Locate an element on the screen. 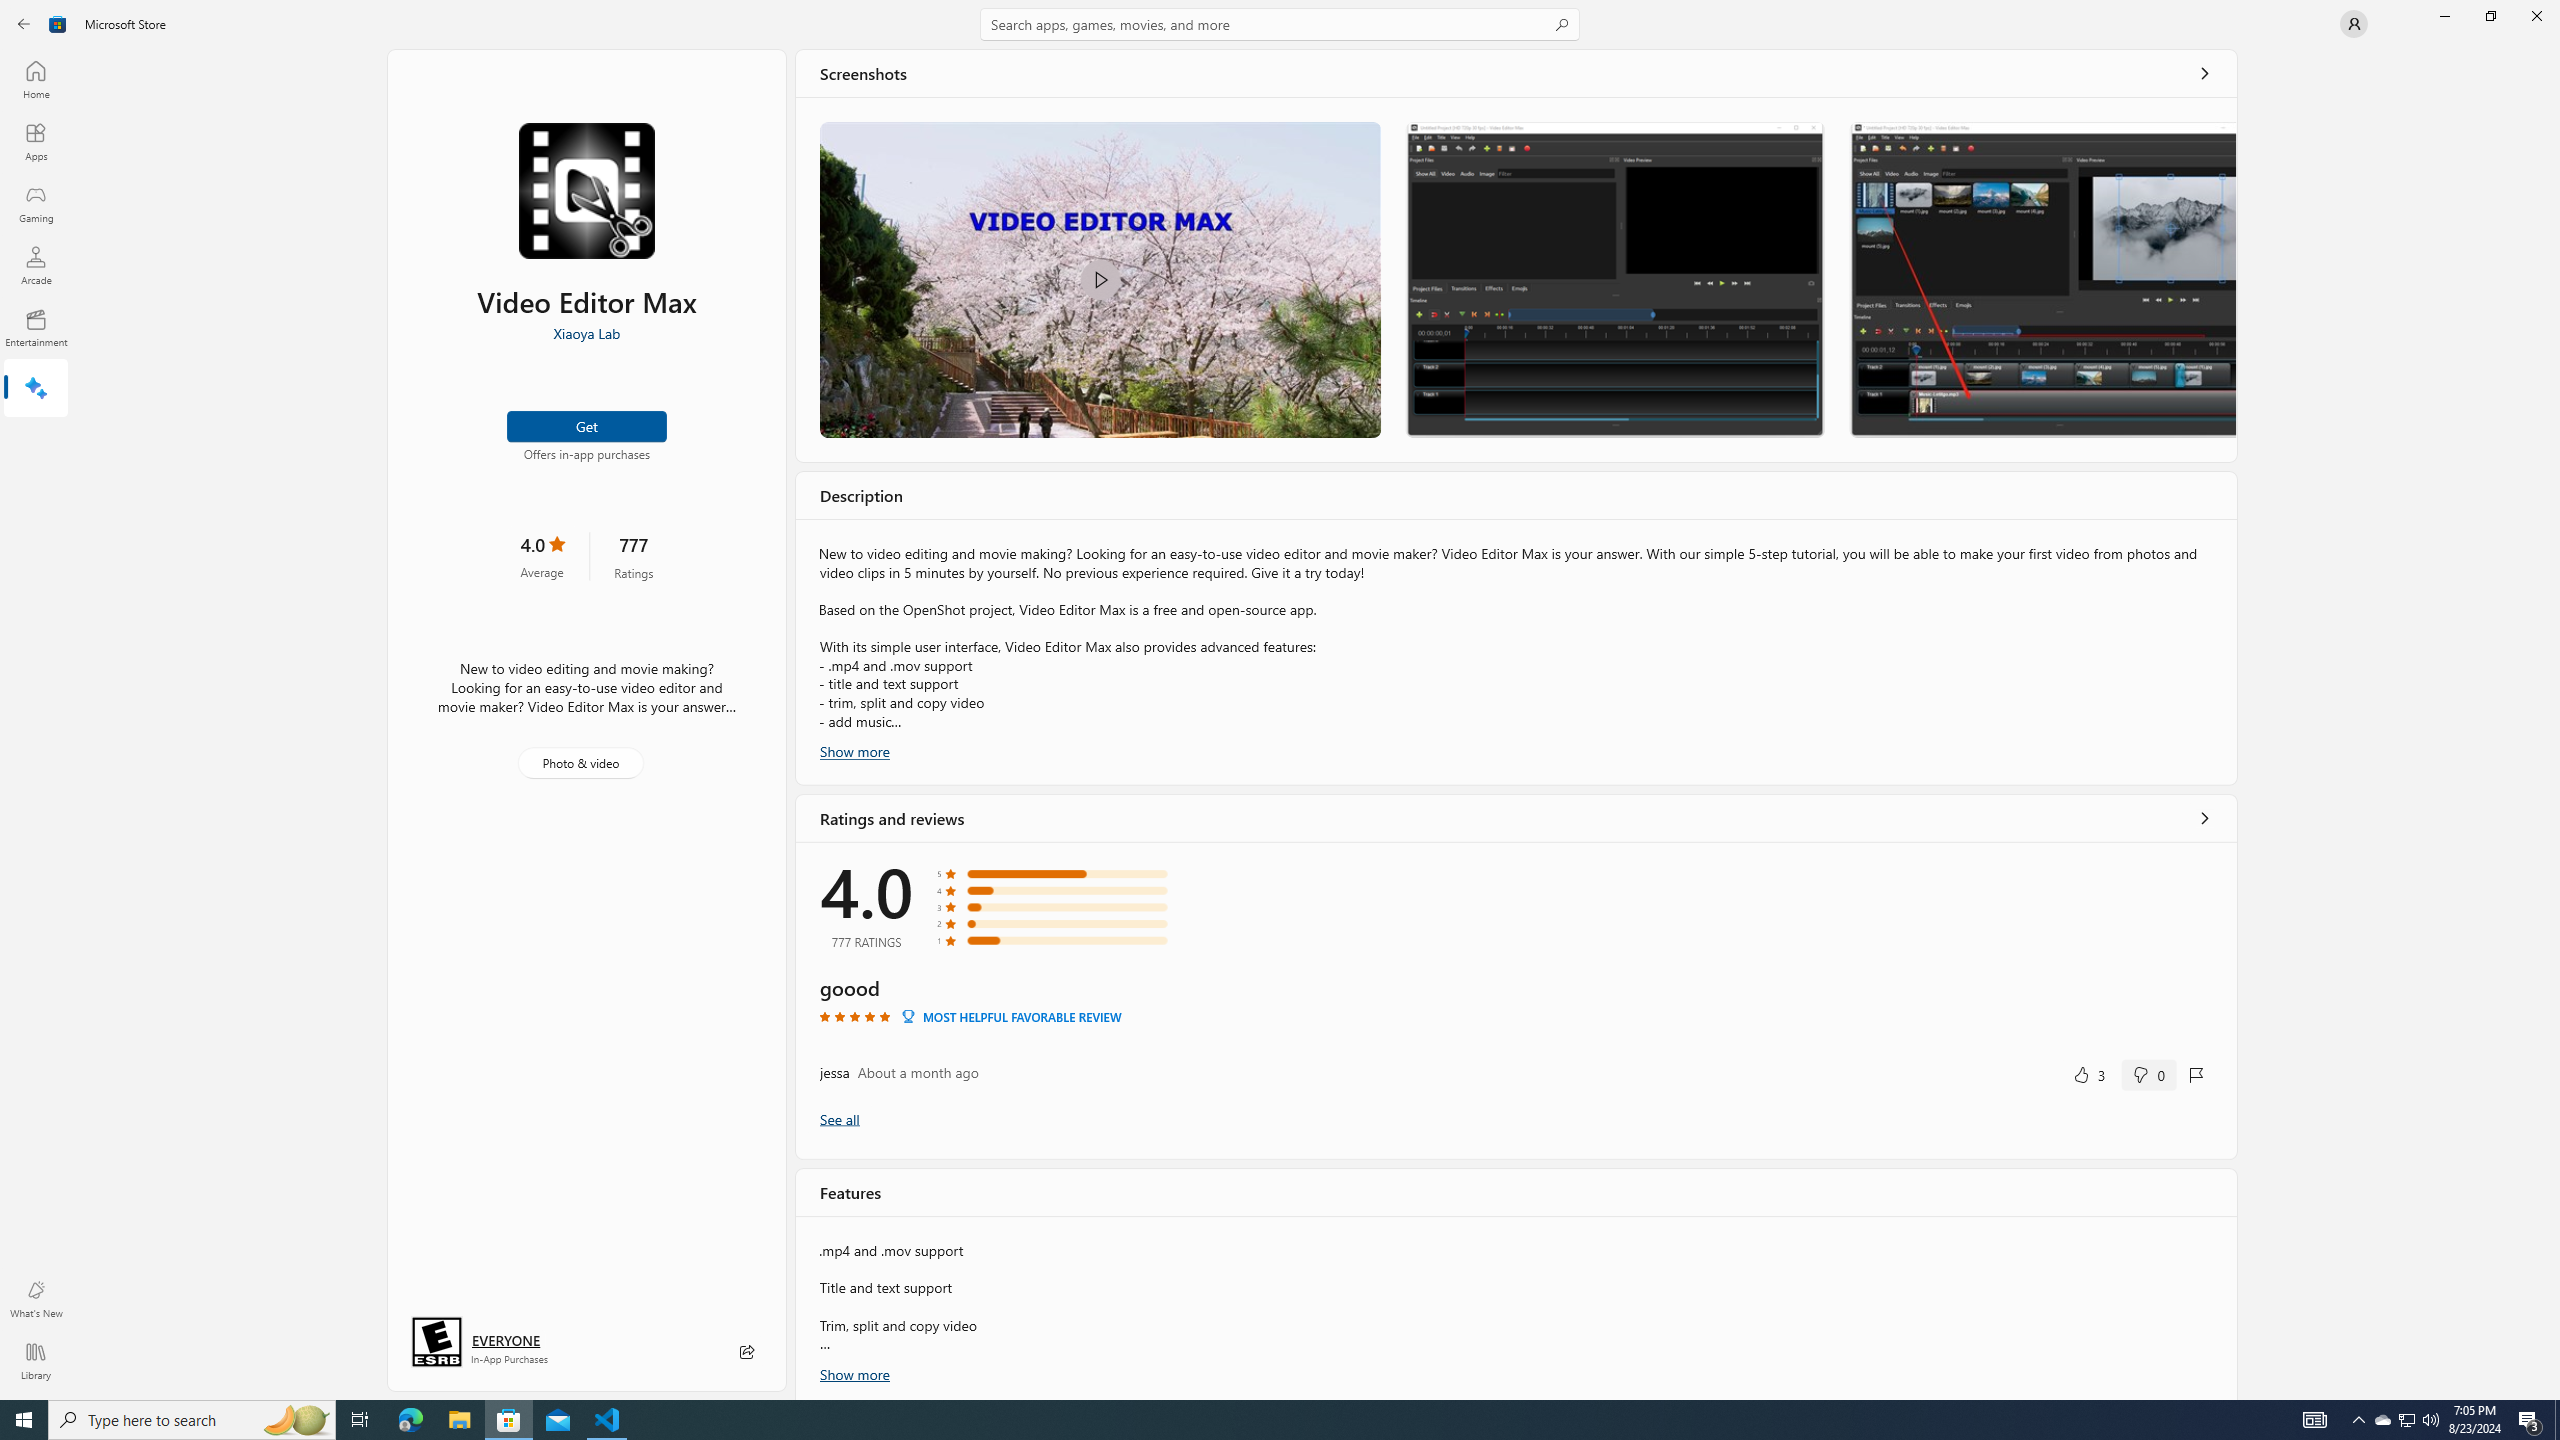 The height and width of the screenshot is (1440, 2560). 'Show all ratings and reviews' is located at coordinates (839, 1118).